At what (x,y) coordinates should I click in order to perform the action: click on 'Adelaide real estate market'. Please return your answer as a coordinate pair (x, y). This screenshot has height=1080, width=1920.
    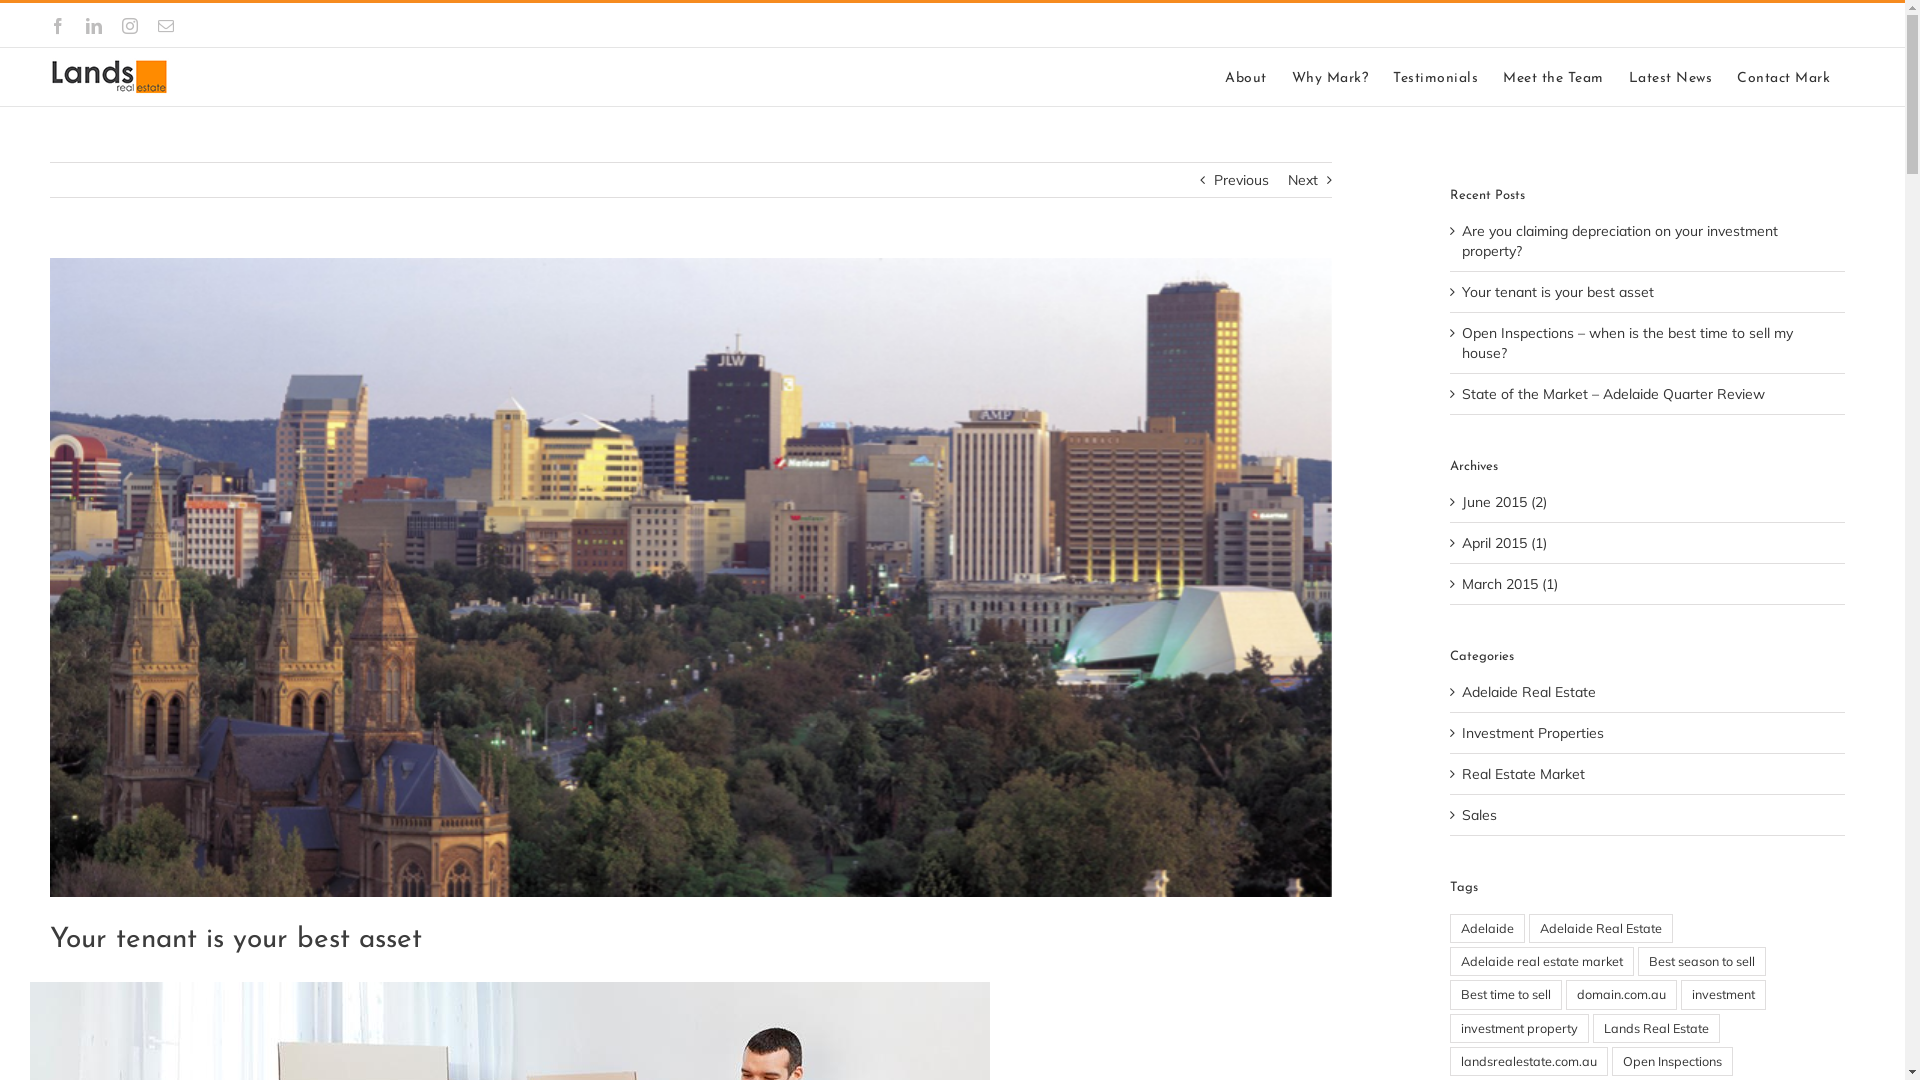
    Looking at the image, I should click on (1540, 960).